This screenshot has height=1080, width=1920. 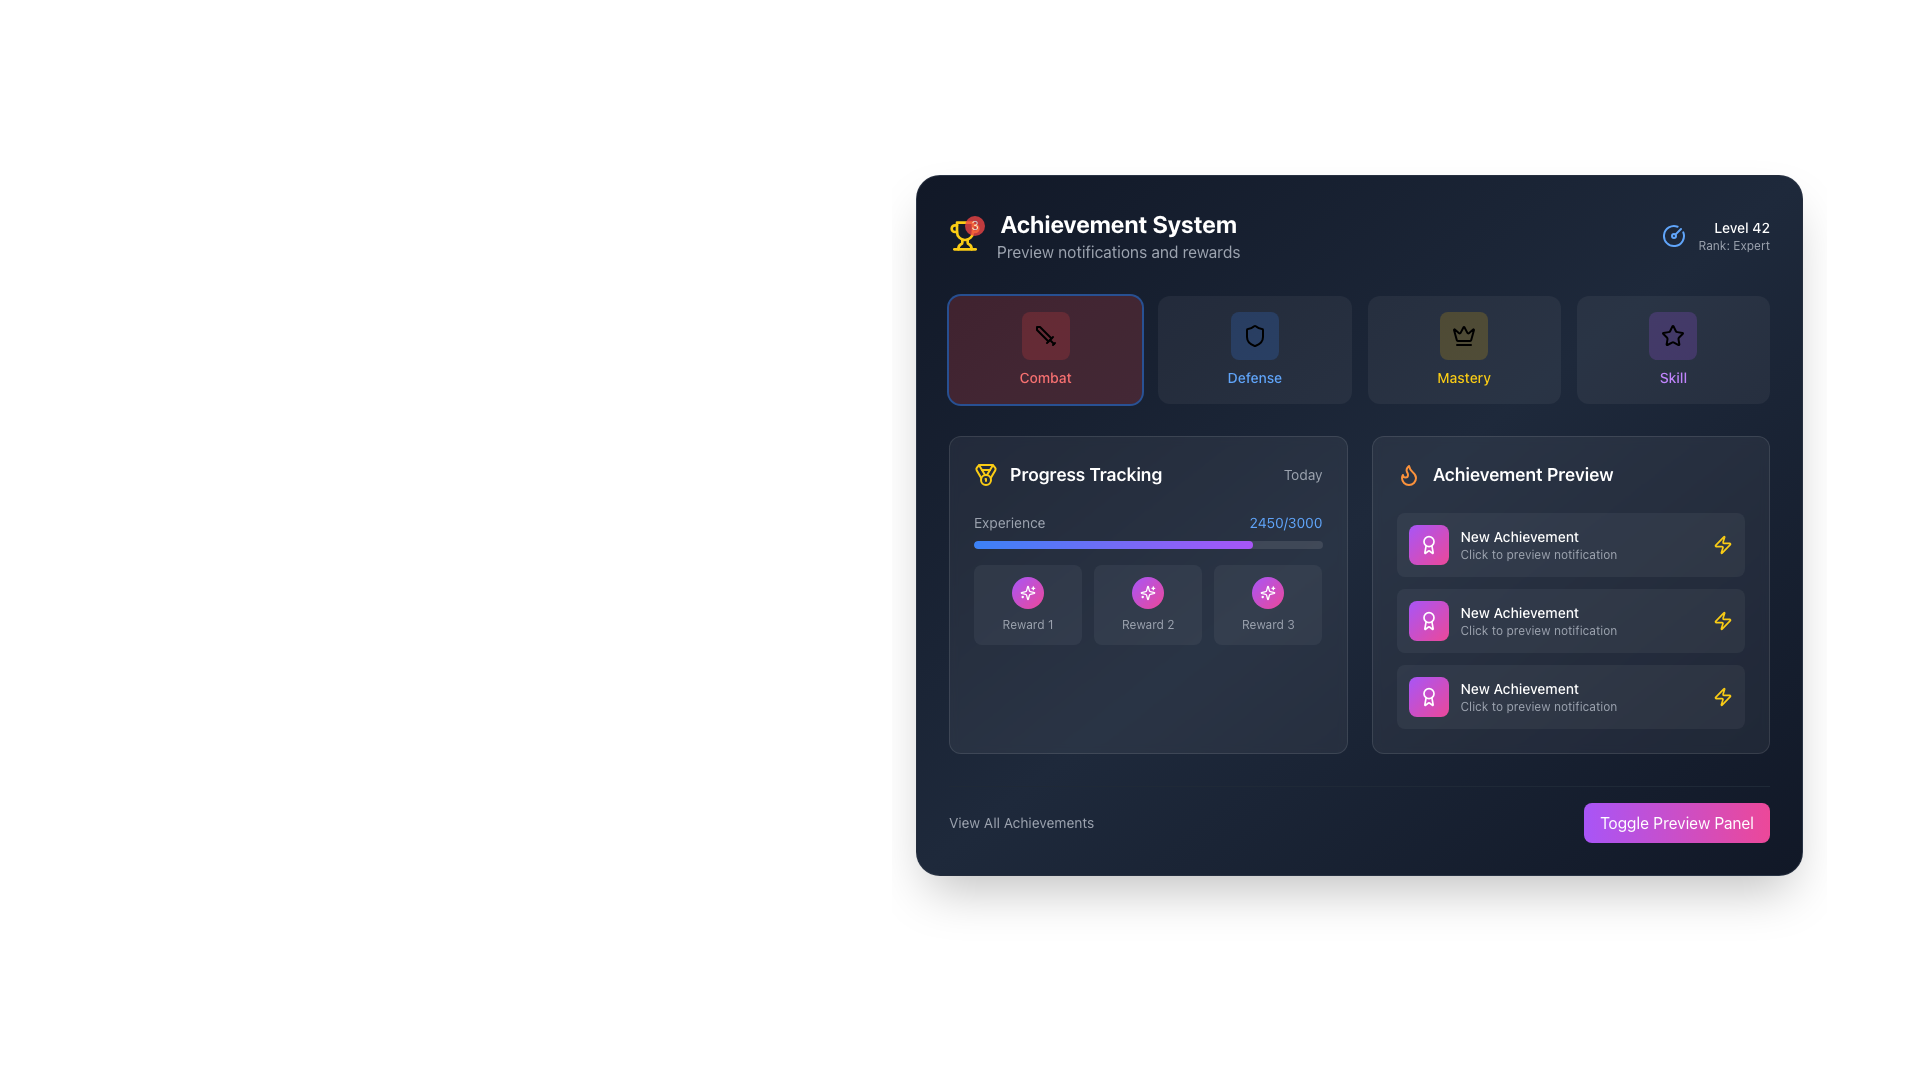 I want to click on the first spark icon in the 'Progress Tracking' panel, so click(x=1266, y=592).